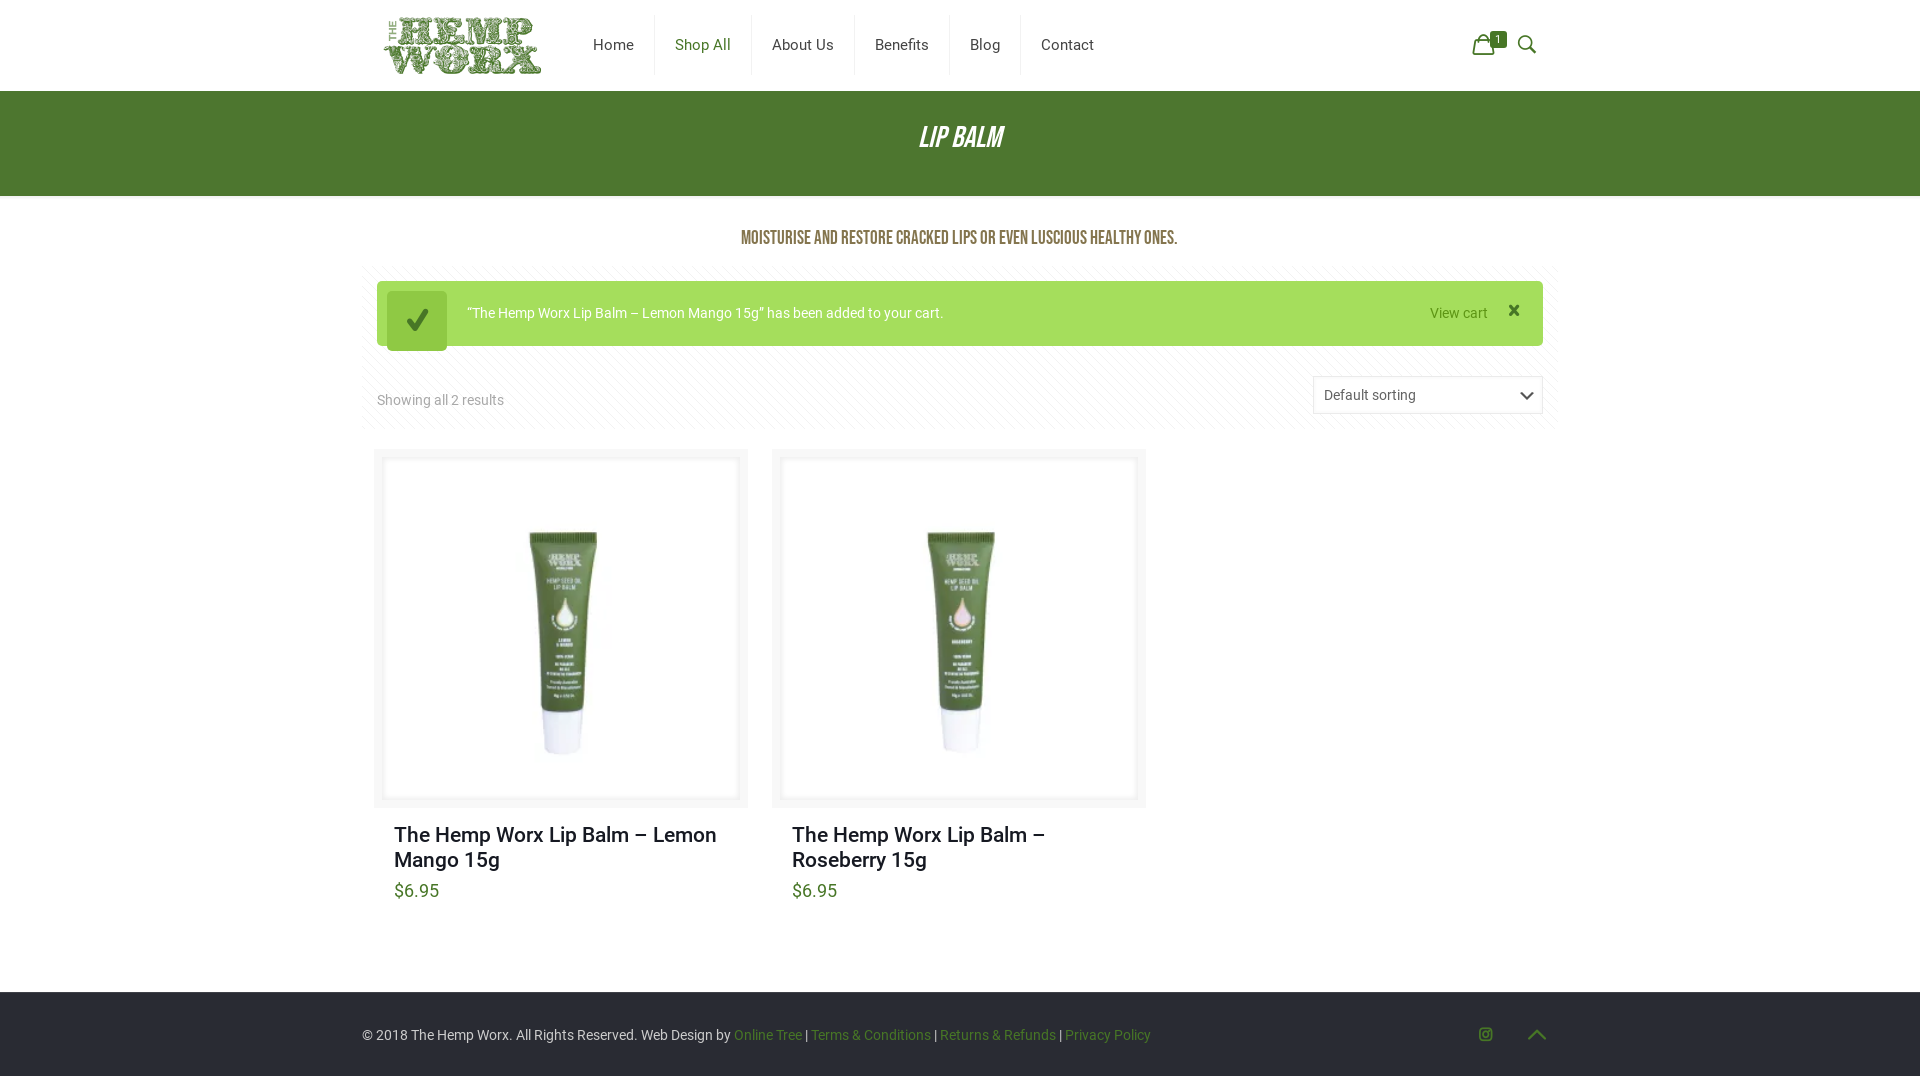  Describe the element at coordinates (703, 45) in the screenshot. I see `'Shop All'` at that location.